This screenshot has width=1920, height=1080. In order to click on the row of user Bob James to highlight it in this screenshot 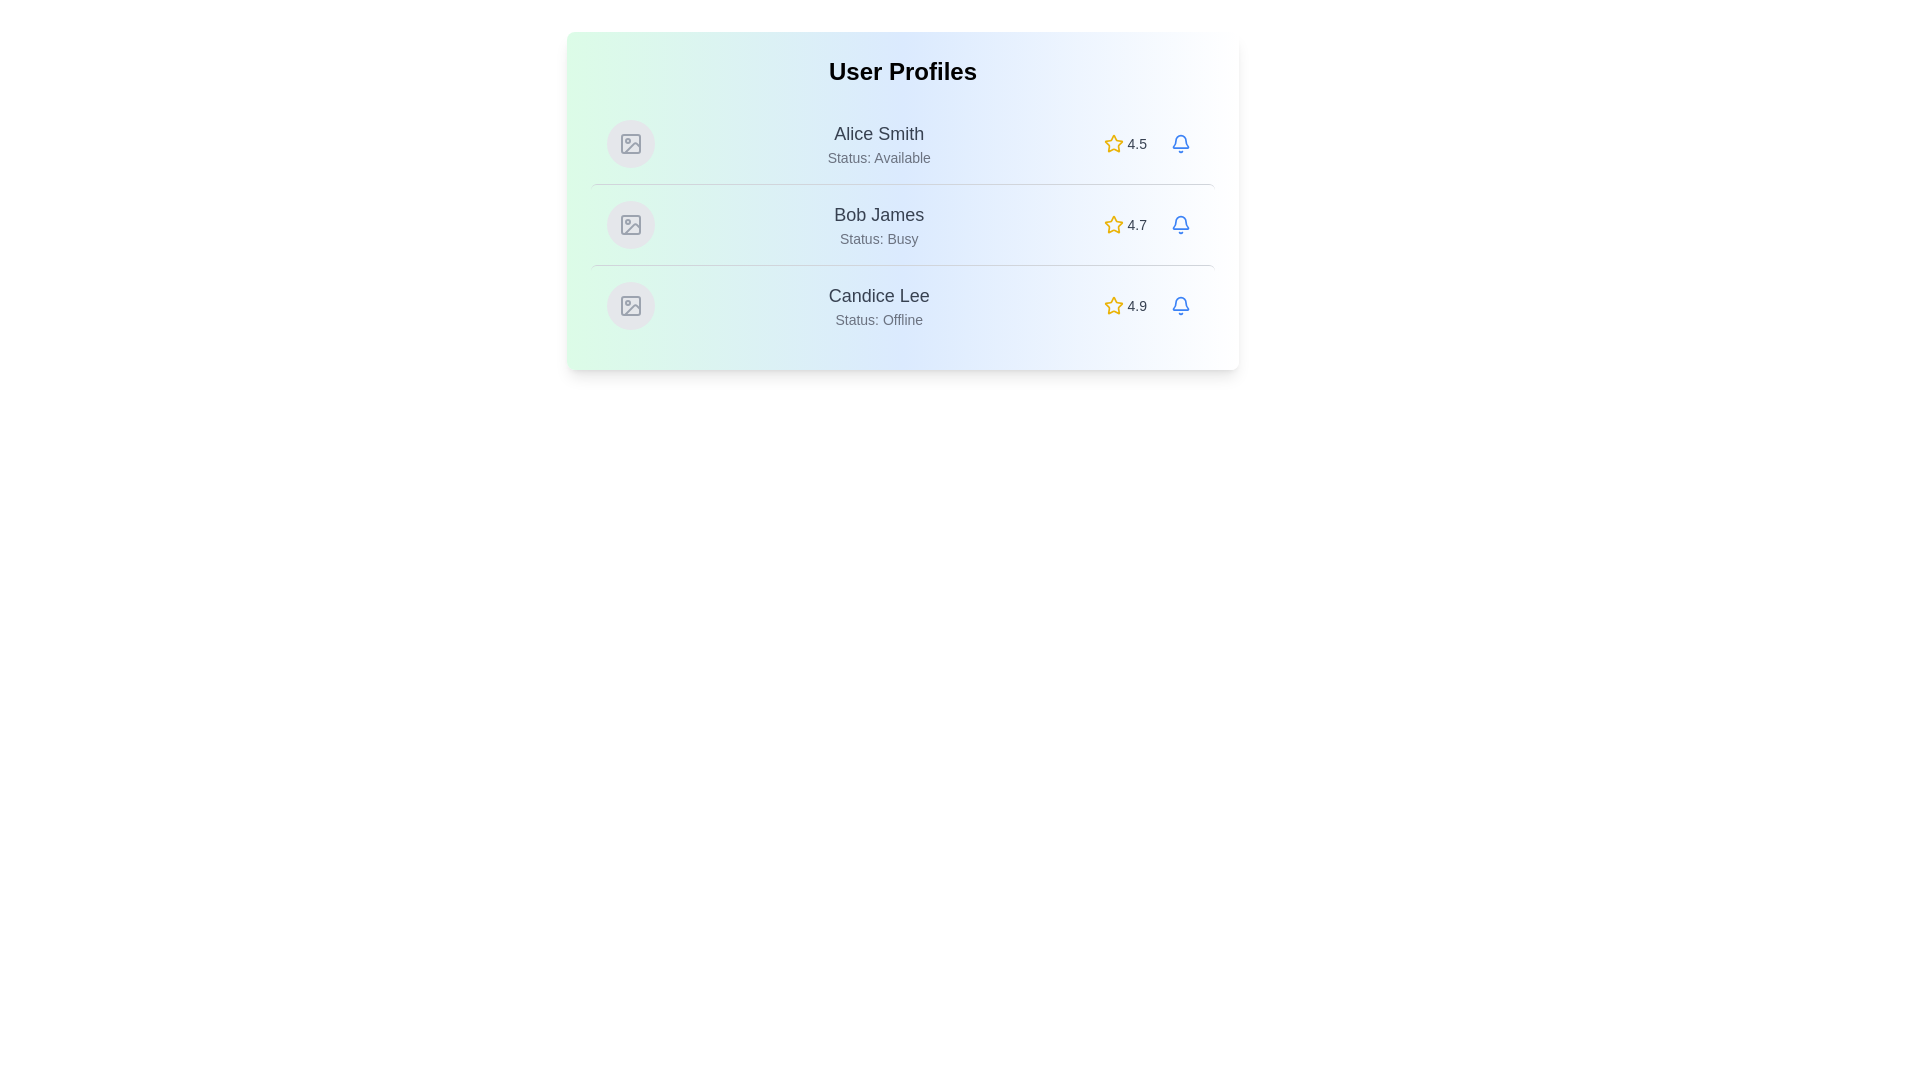, I will do `click(901, 224)`.